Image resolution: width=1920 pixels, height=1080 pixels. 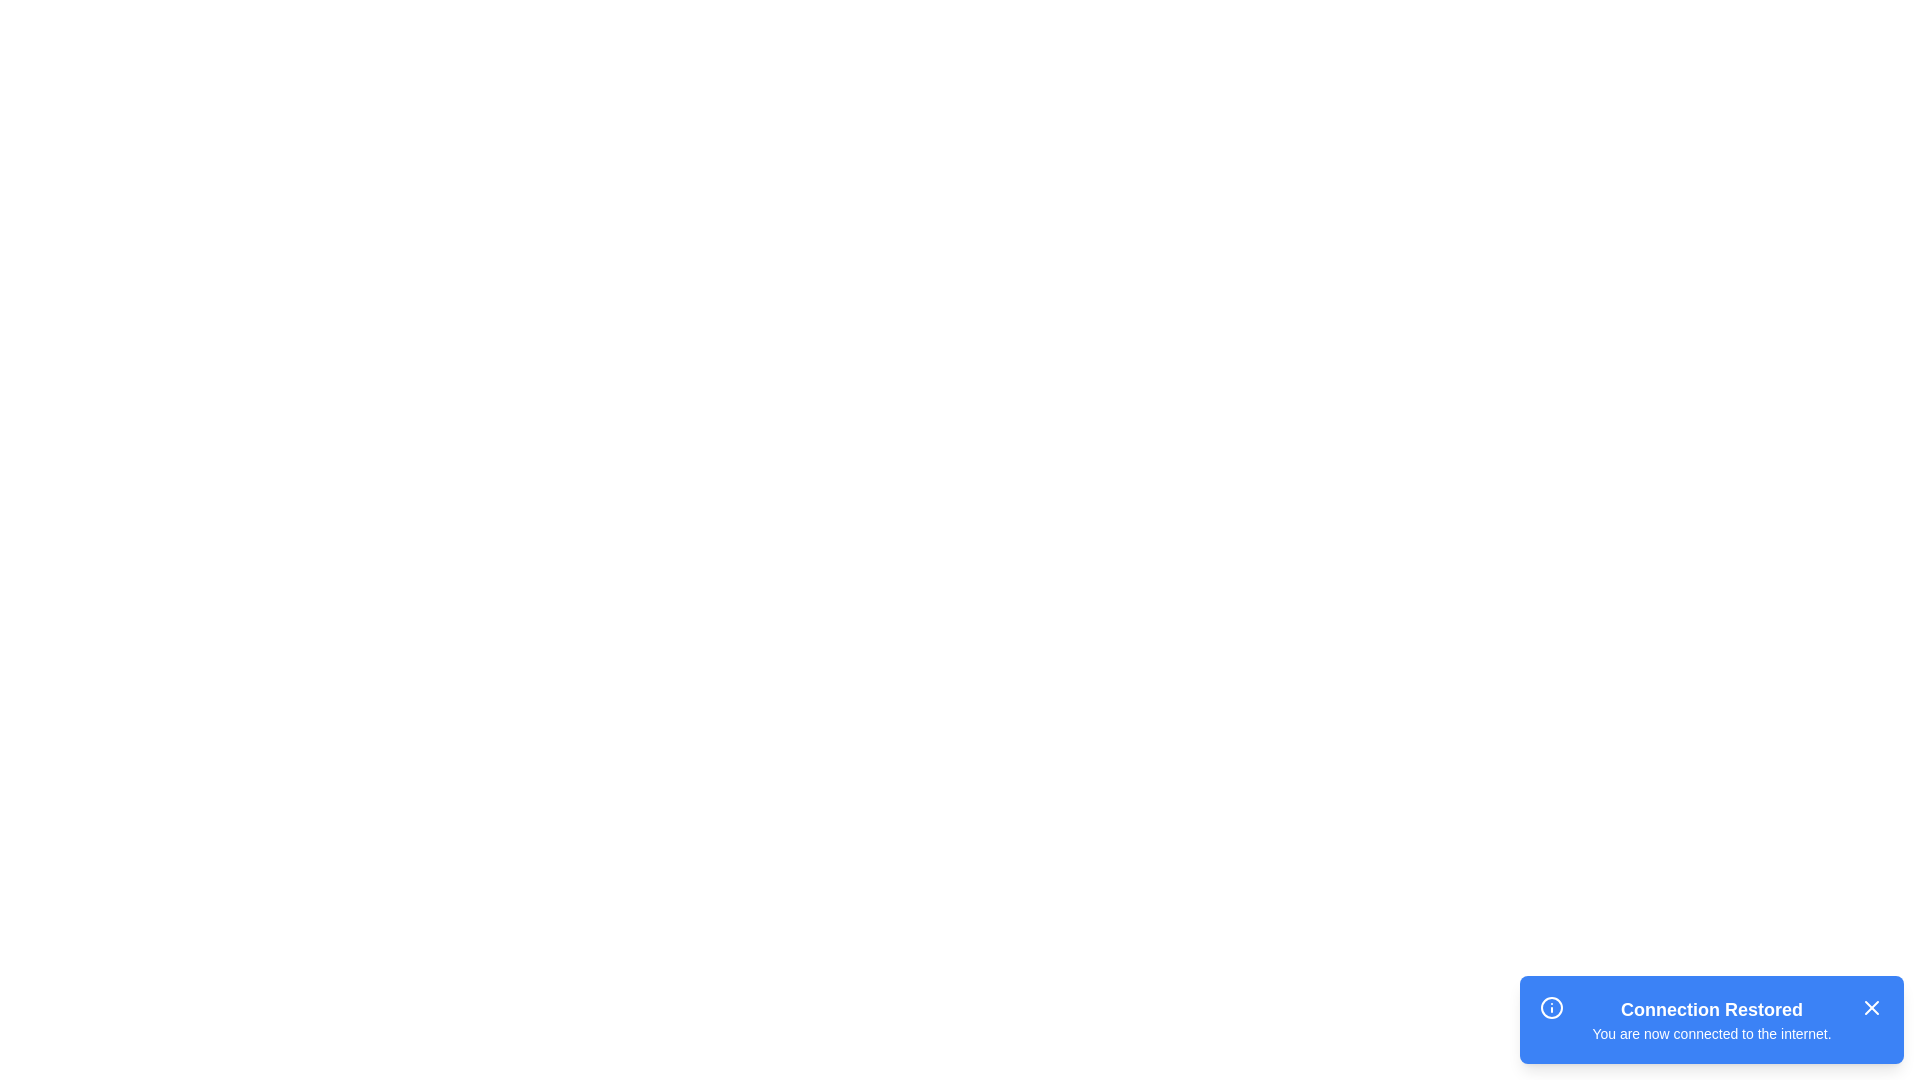 I want to click on the blue square button with a white 'X' icon, so click(x=1871, y=1007).